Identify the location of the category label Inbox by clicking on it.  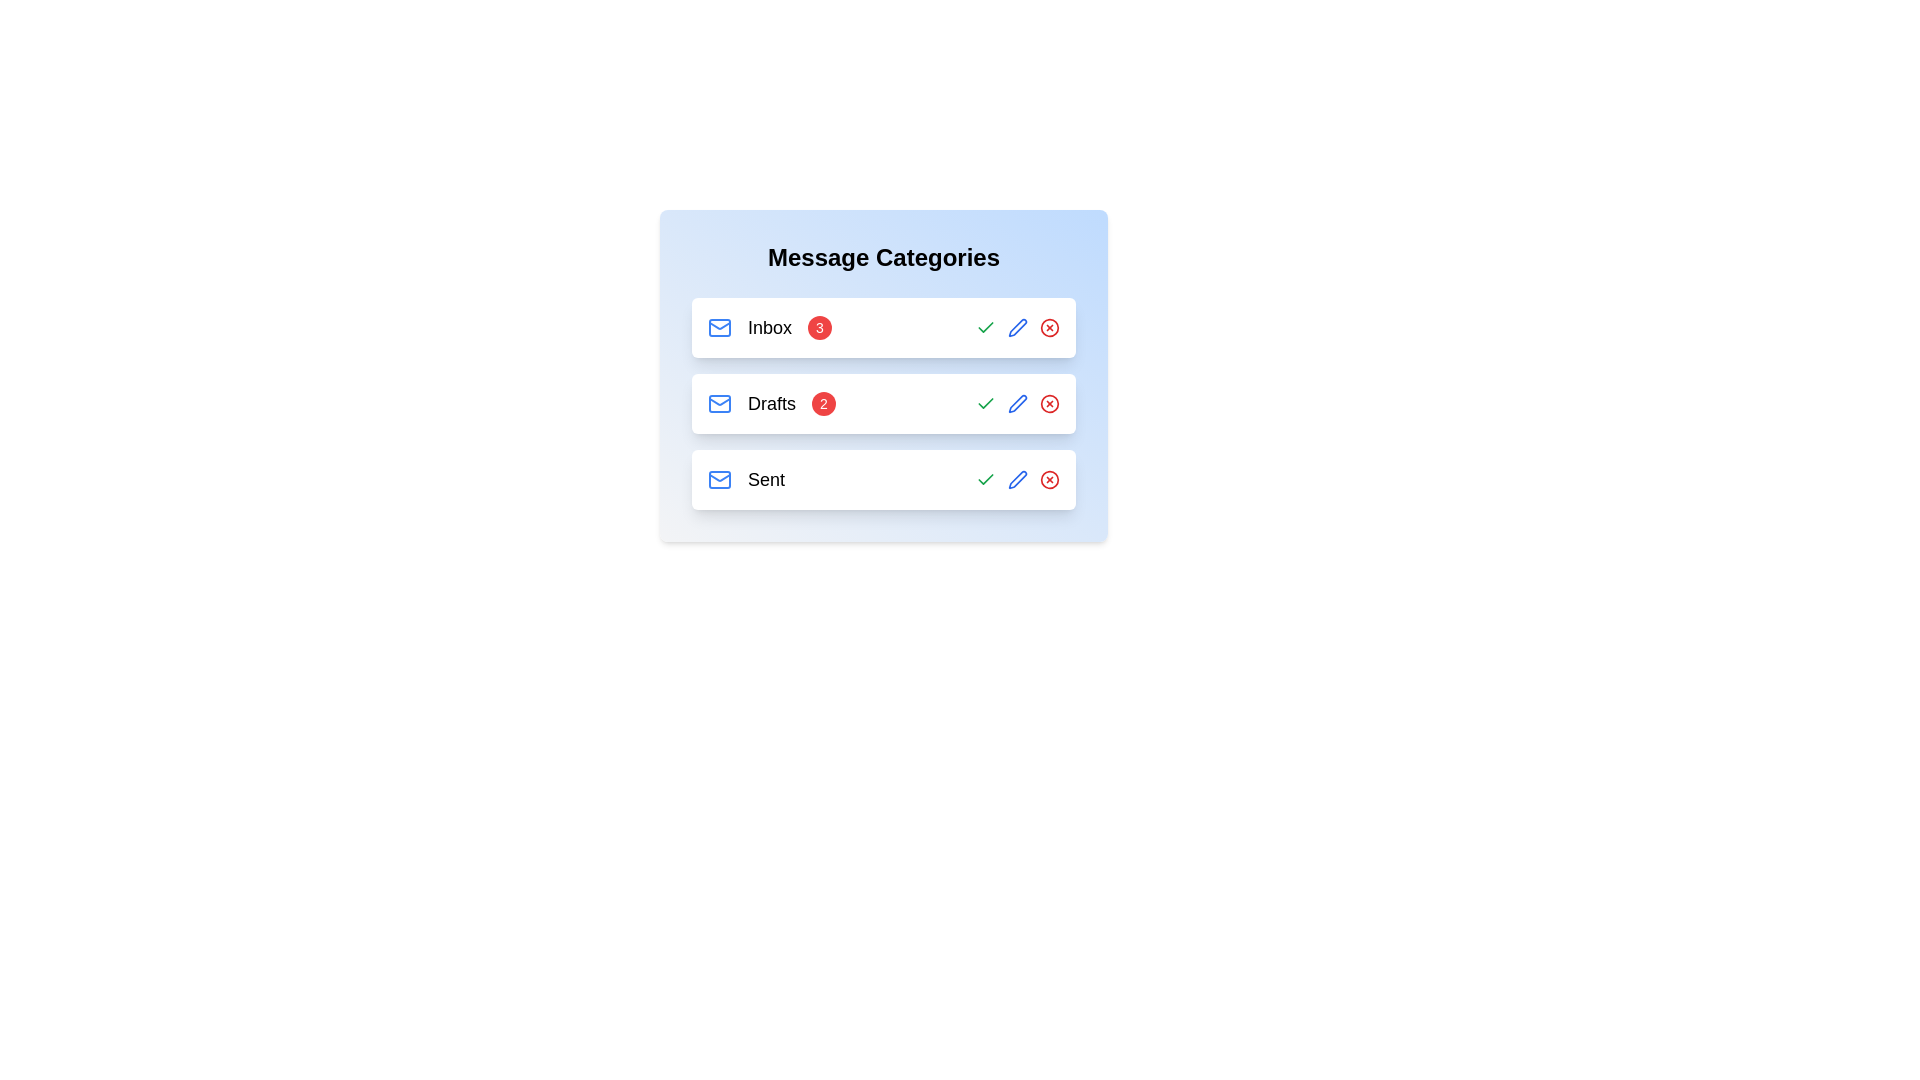
(768, 326).